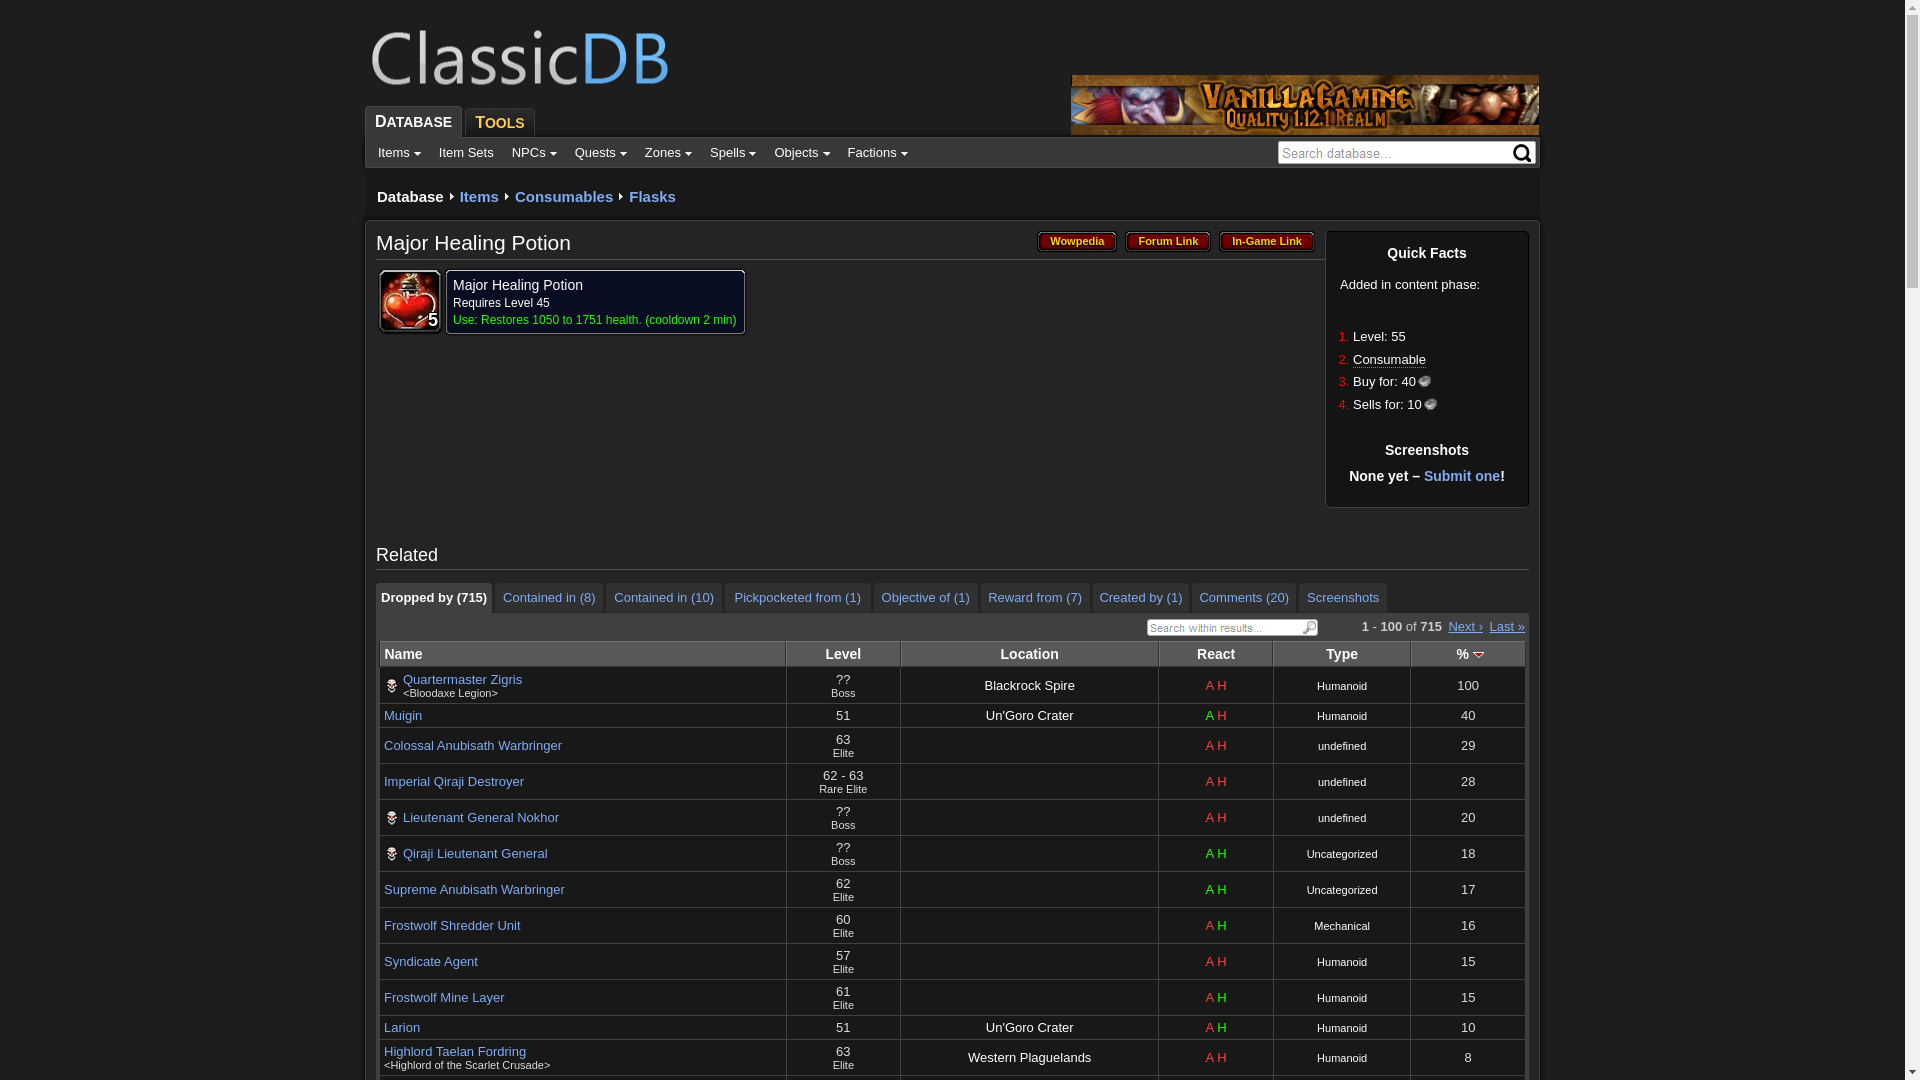  Describe the element at coordinates (454, 1050) in the screenshot. I see `'Highlord Taelan Fordring'` at that location.